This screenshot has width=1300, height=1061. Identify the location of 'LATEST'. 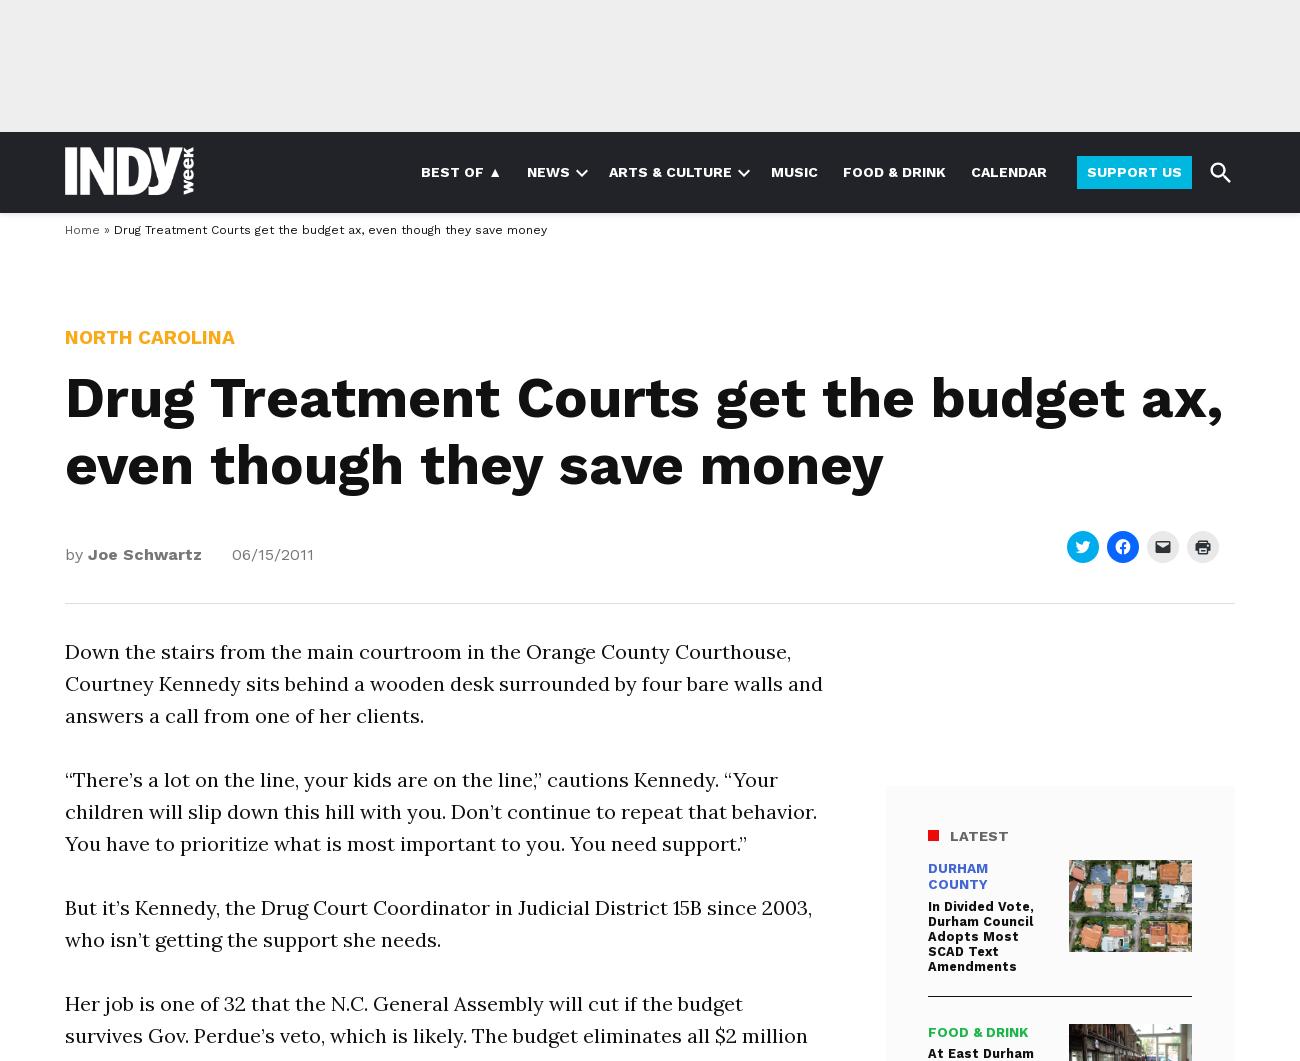
(978, 835).